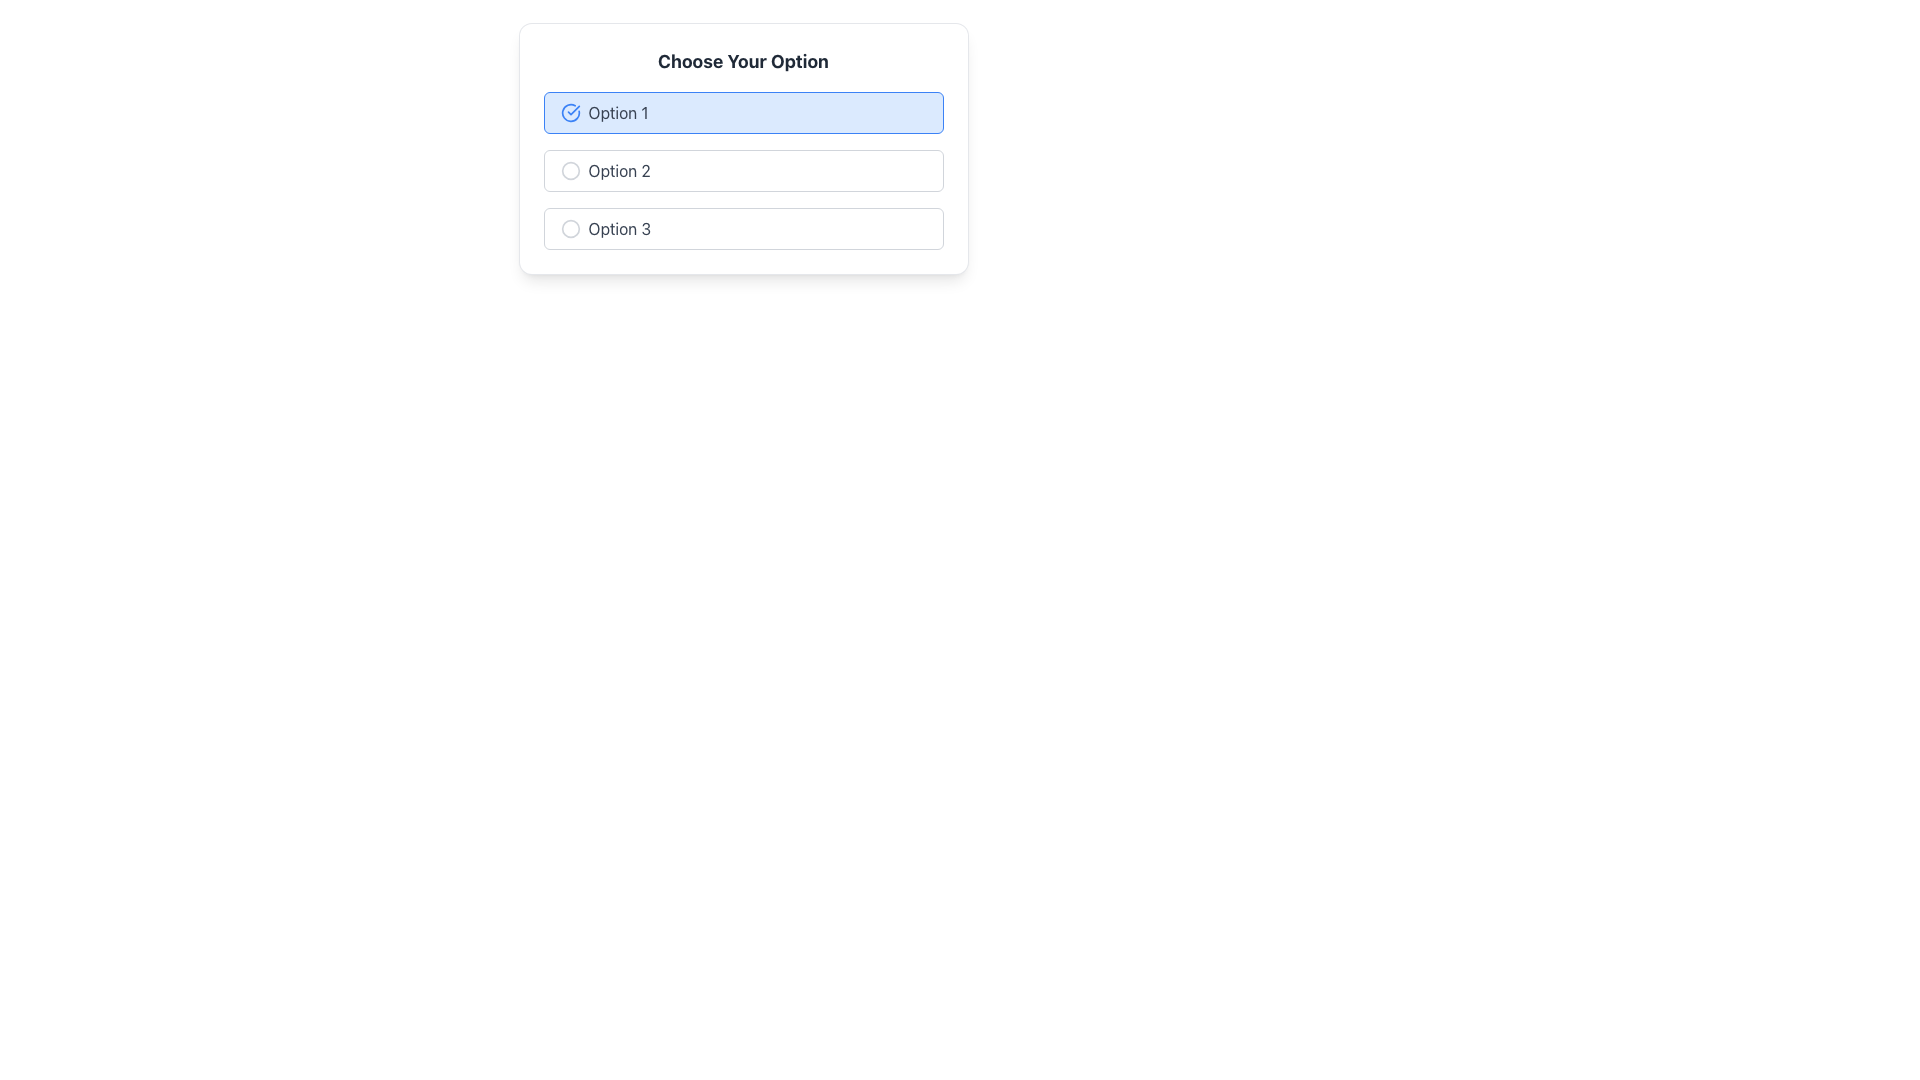 The image size is (1920, 1080). What do you see at coordinates (569, 169) in the screenshot?
I see `the radio button for 'Option 2'` at bounding box center [569, 169].